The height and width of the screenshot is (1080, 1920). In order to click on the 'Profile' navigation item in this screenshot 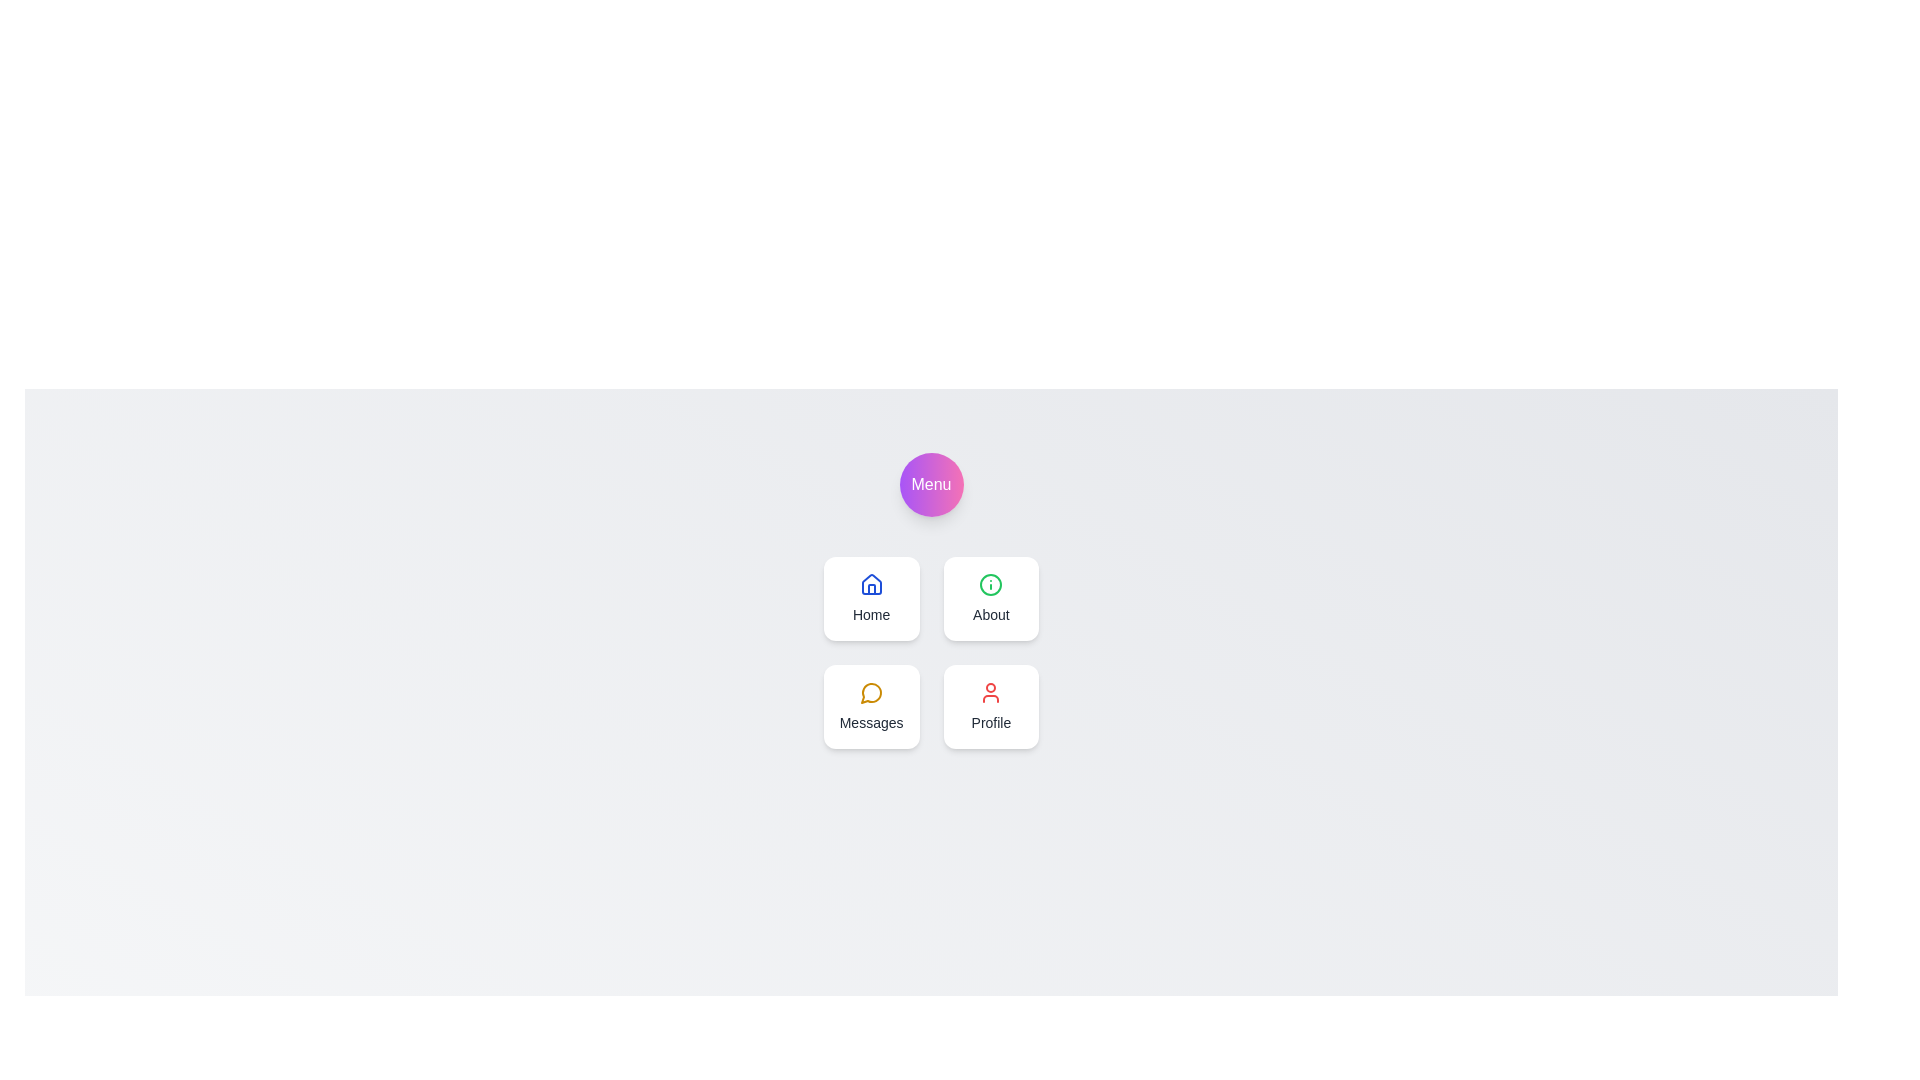, I will do `click(990, 705)`.